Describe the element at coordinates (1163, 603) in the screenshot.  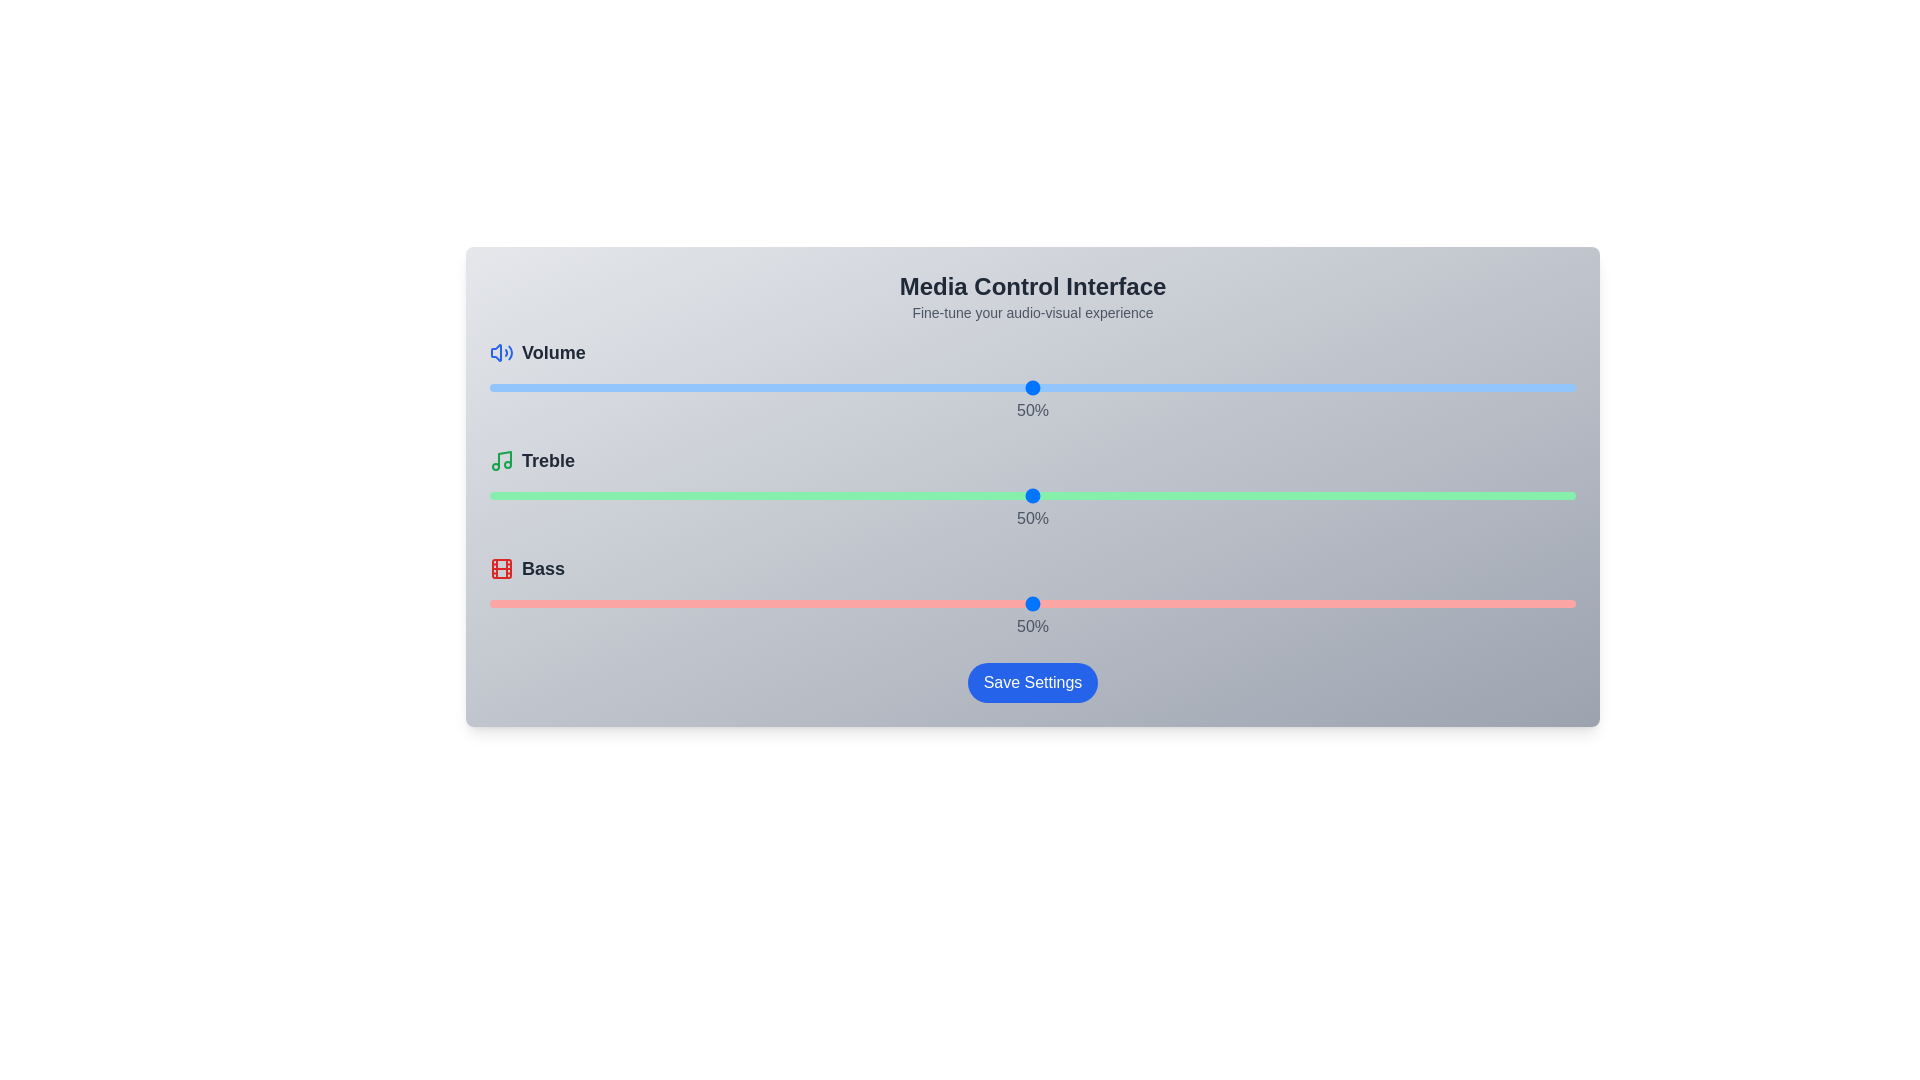
I see `bass level` at that location.